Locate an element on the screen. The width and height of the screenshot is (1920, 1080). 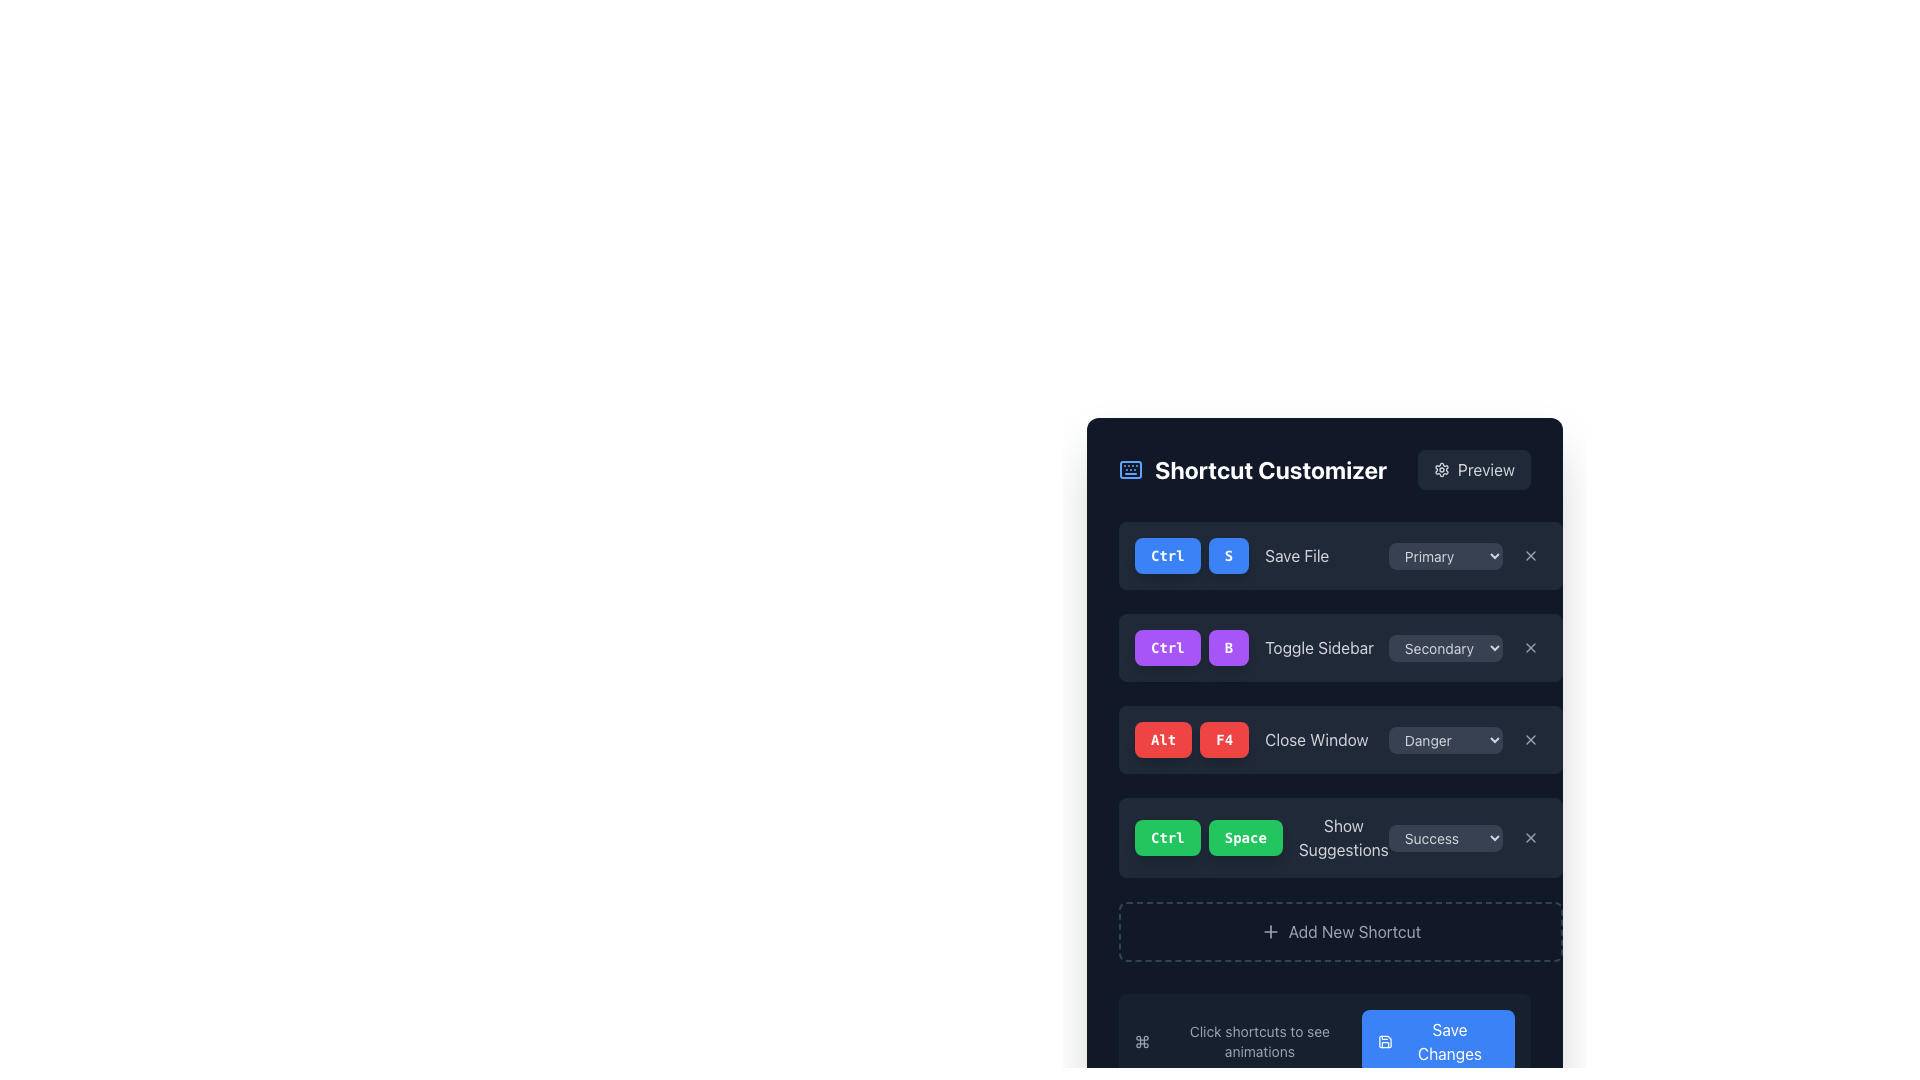
the 'Ctrl' button in the Shortcut label which consists of two purple, rounded rectangular buttons labeled 'Ctrl' and 'B', followed by the text 'Toggle Sidebar' is located at coordinates (1253, 648).